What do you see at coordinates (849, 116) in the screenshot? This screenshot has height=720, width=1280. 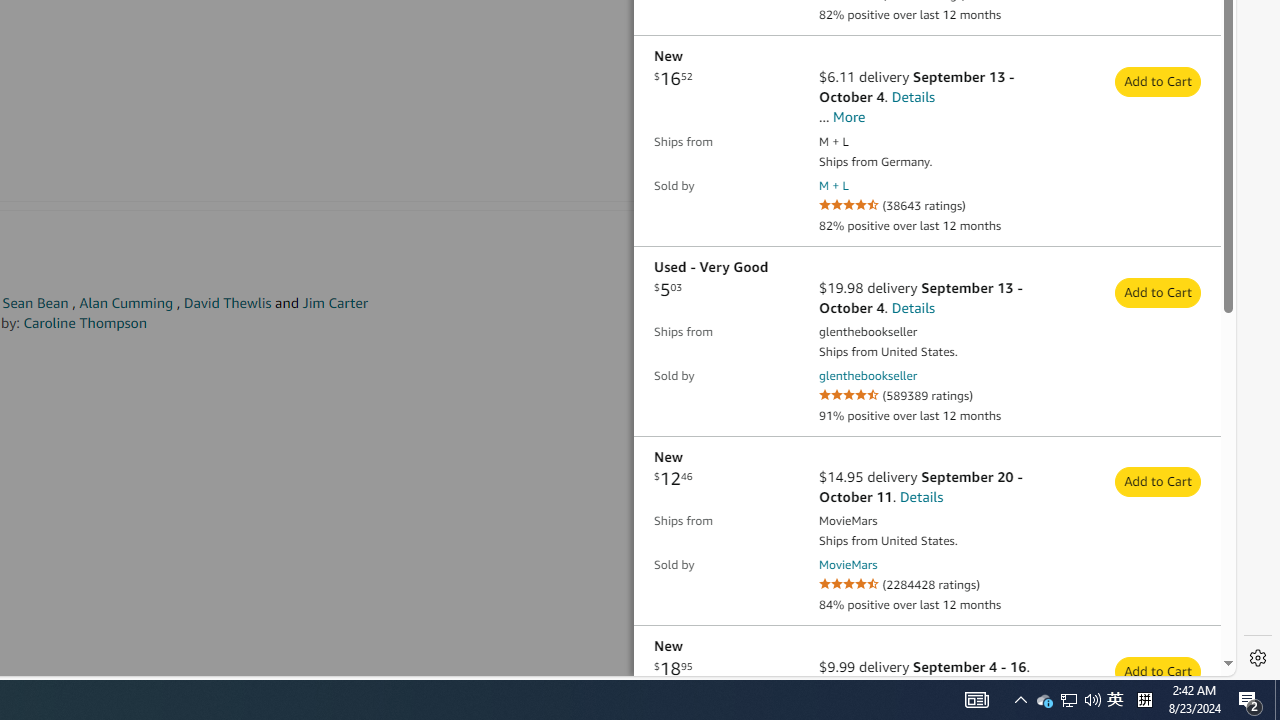 I see `'More. about shipping'` at bounding box center [849, 116].